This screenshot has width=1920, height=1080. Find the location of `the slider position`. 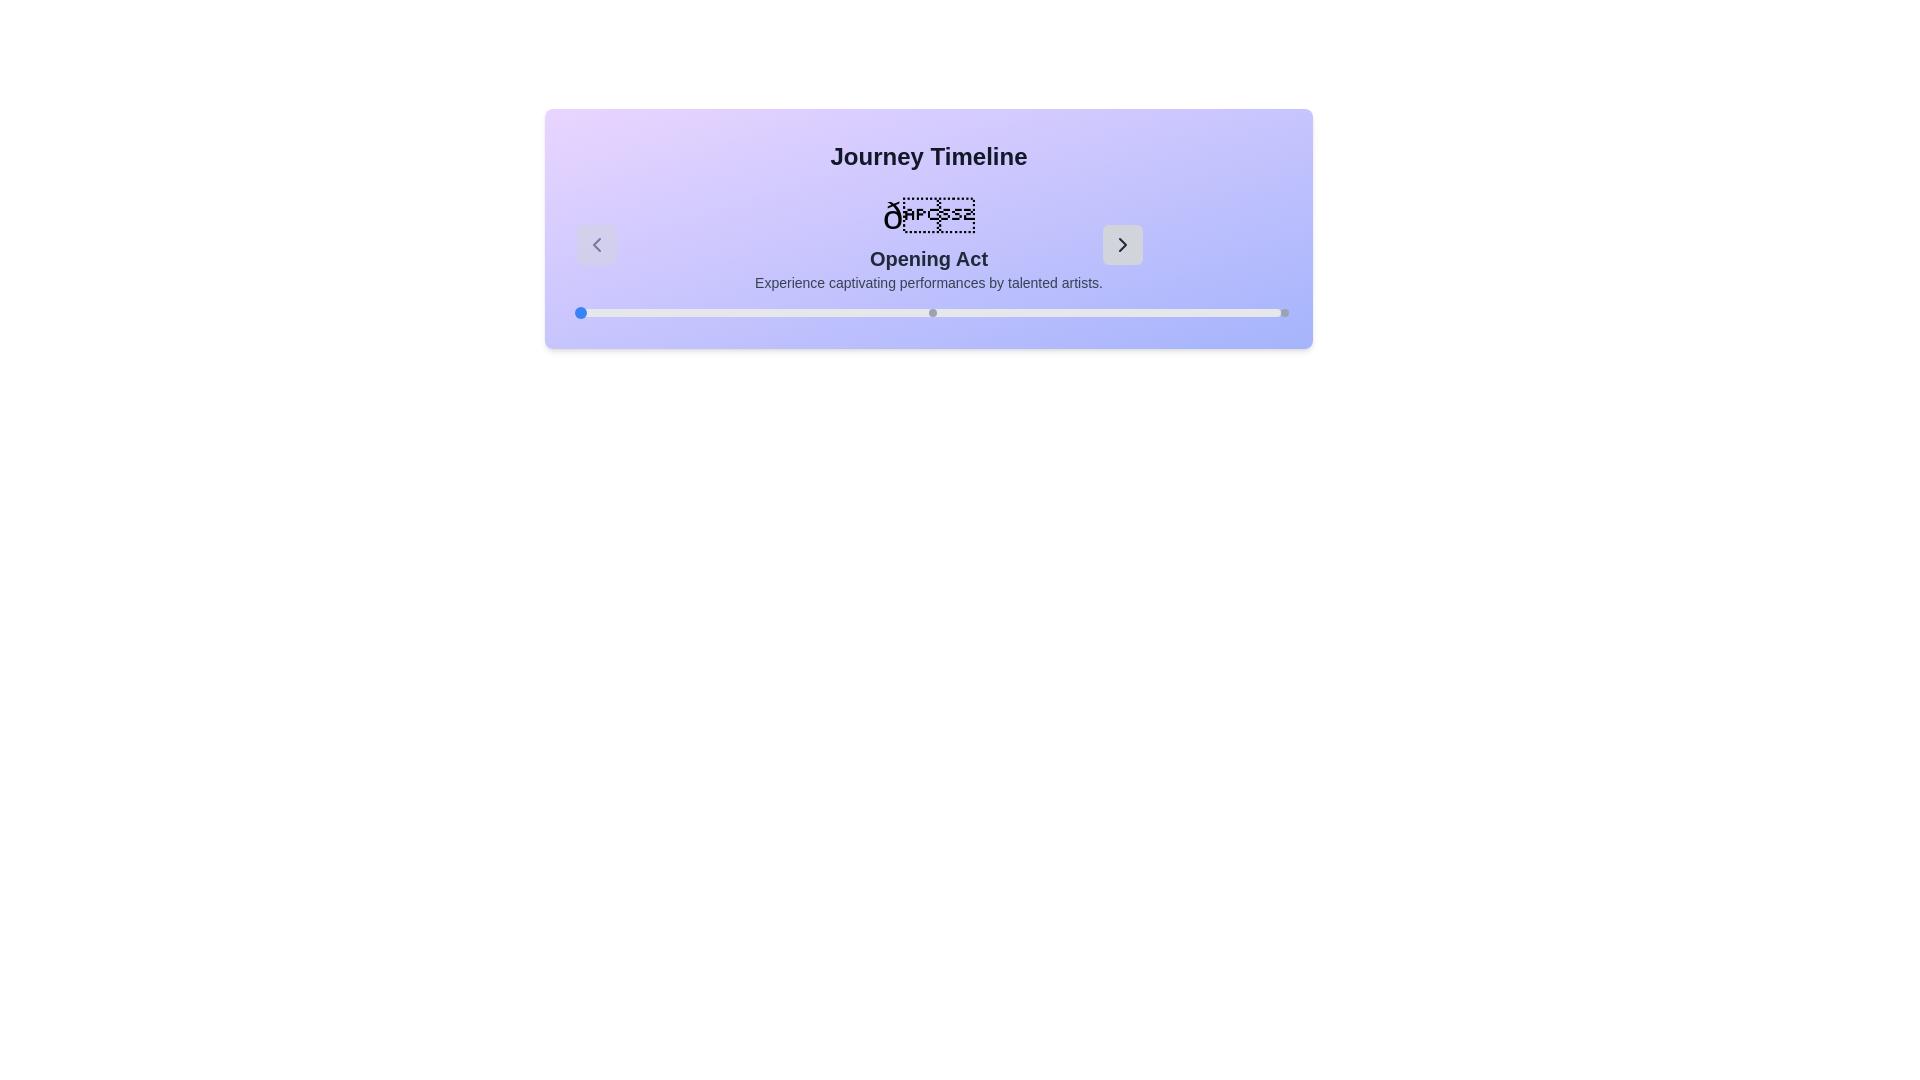

the slider position is located at coordinates (794, 312).